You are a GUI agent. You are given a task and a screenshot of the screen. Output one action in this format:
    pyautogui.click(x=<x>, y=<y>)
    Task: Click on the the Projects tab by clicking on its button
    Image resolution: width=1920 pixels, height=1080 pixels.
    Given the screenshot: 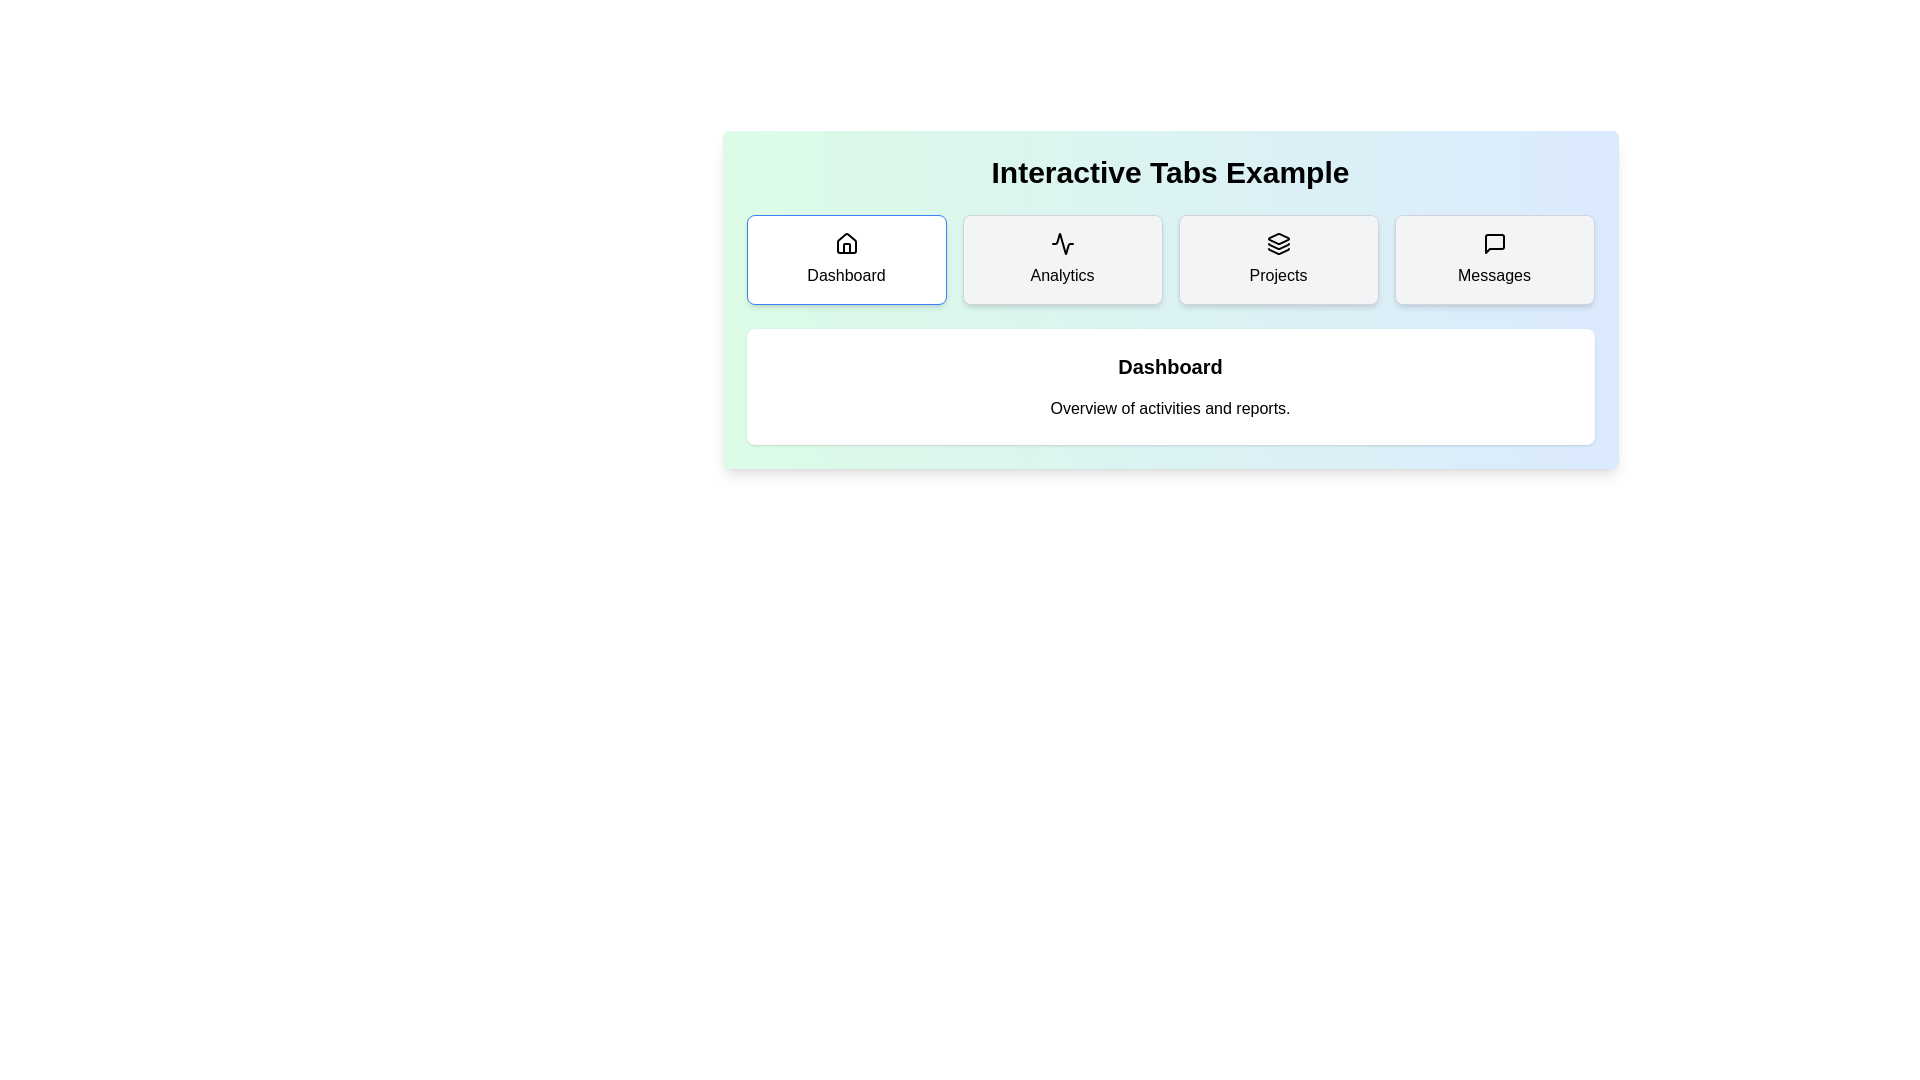 What is the action you would take?
    pyautogui.click(x=1277, y=258)
    